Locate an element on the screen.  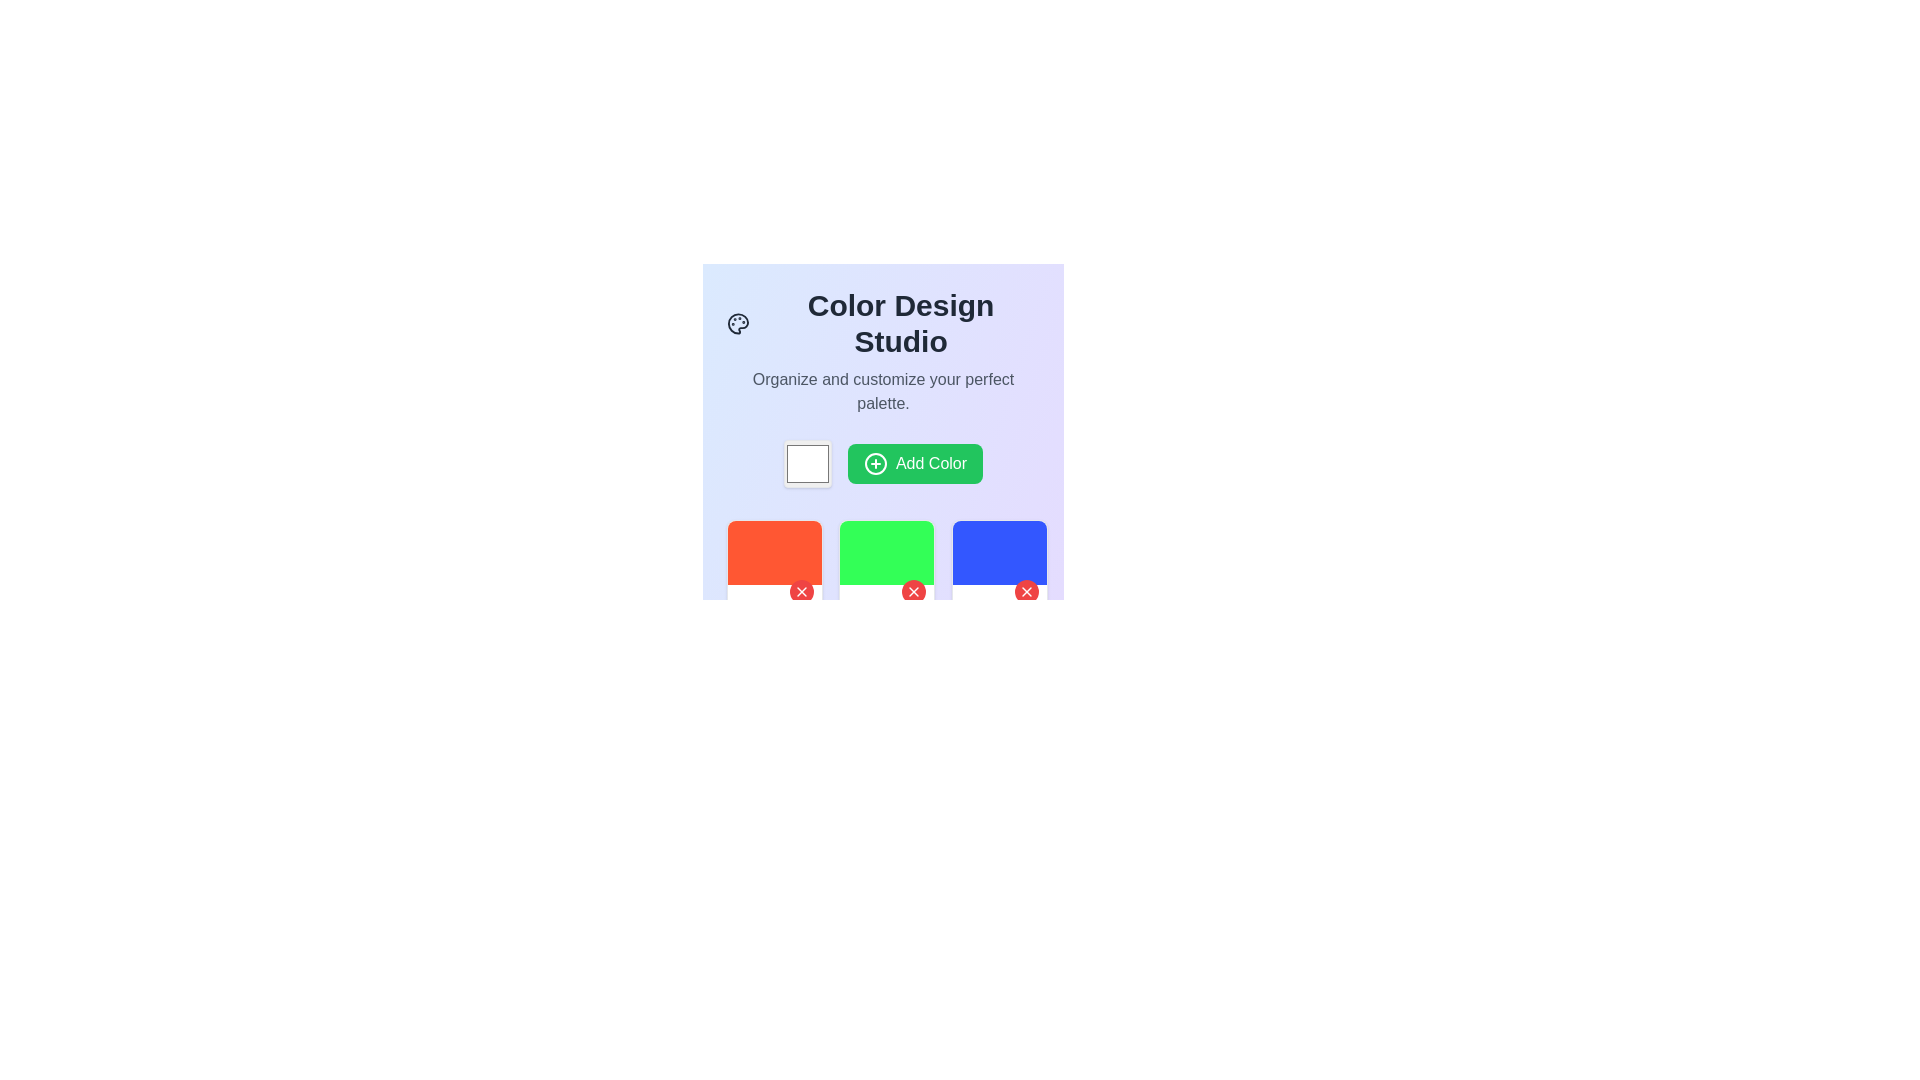
the third 'X' icon button located at the bottom-right of the blue color block is located at coordinates (1026, 590).